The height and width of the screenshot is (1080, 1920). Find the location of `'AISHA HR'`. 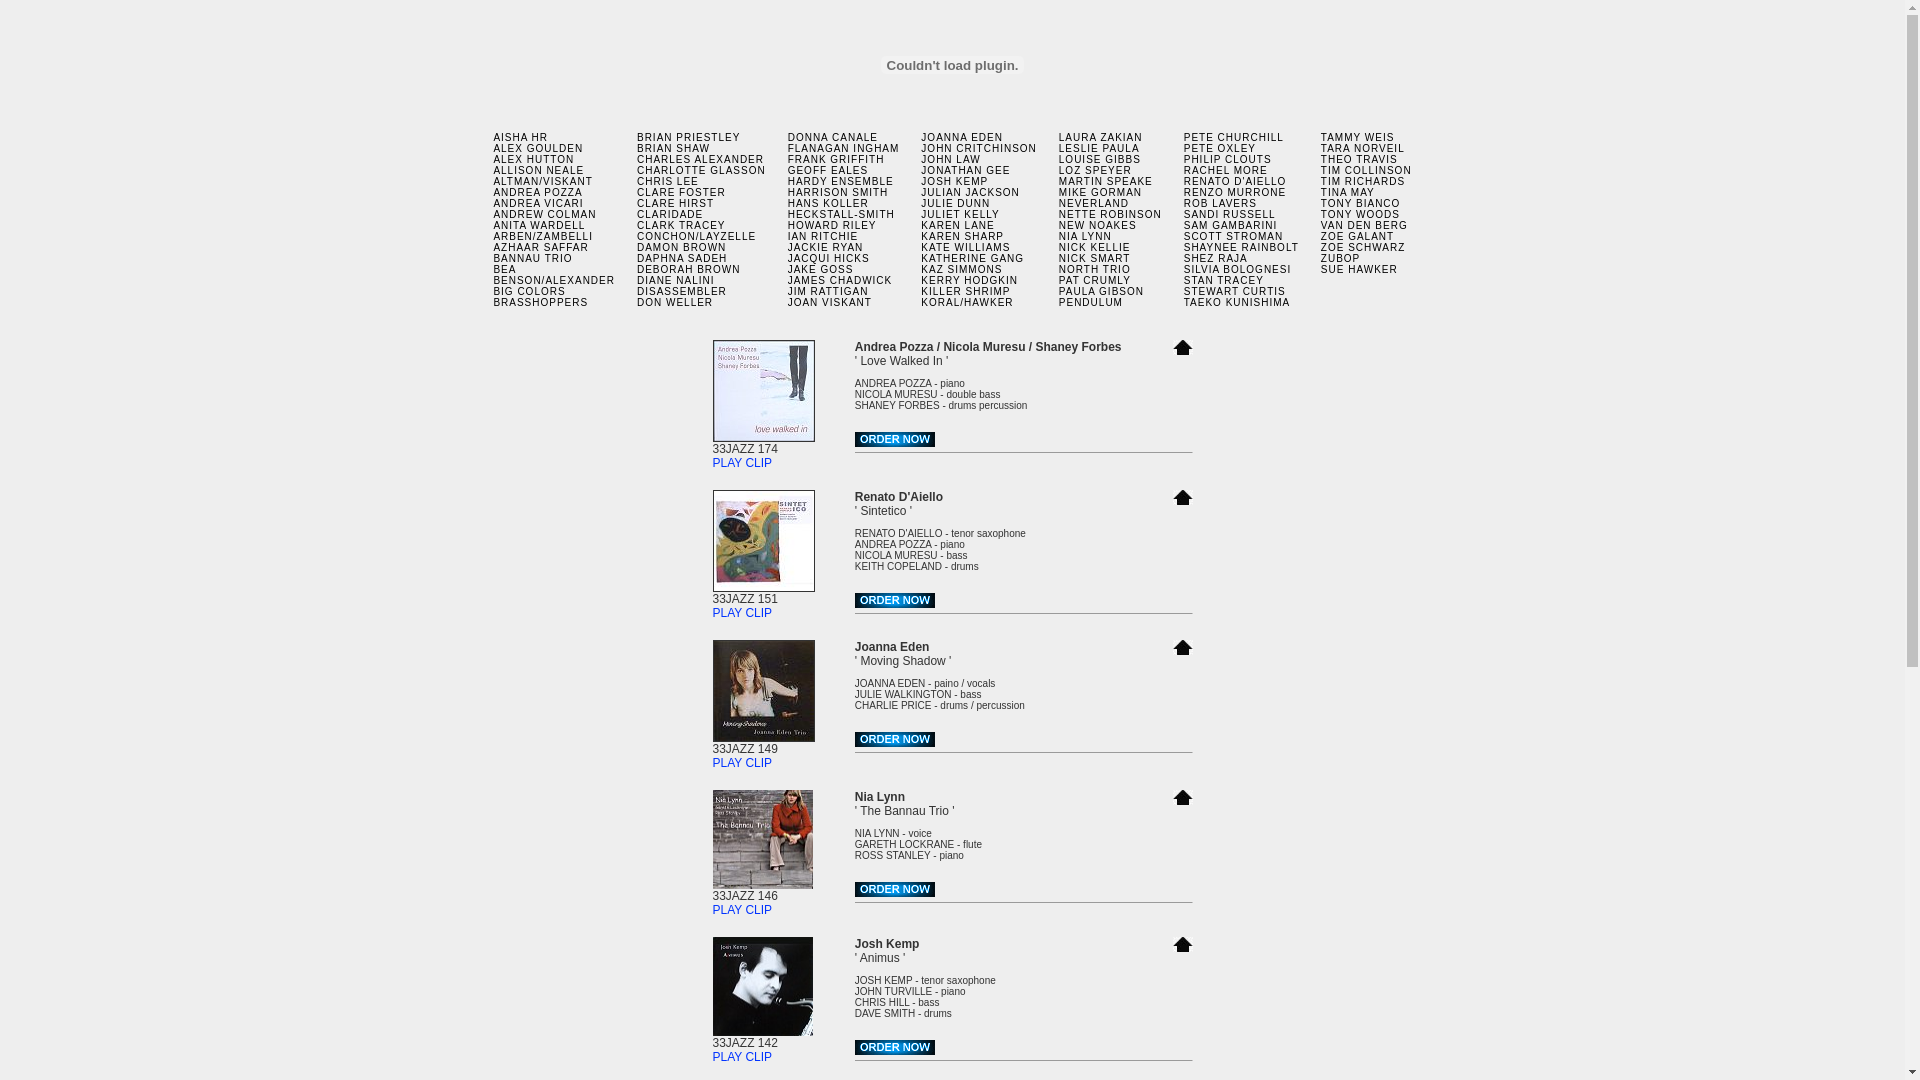

'AISHA HR' is located at coordinates (493, 136).